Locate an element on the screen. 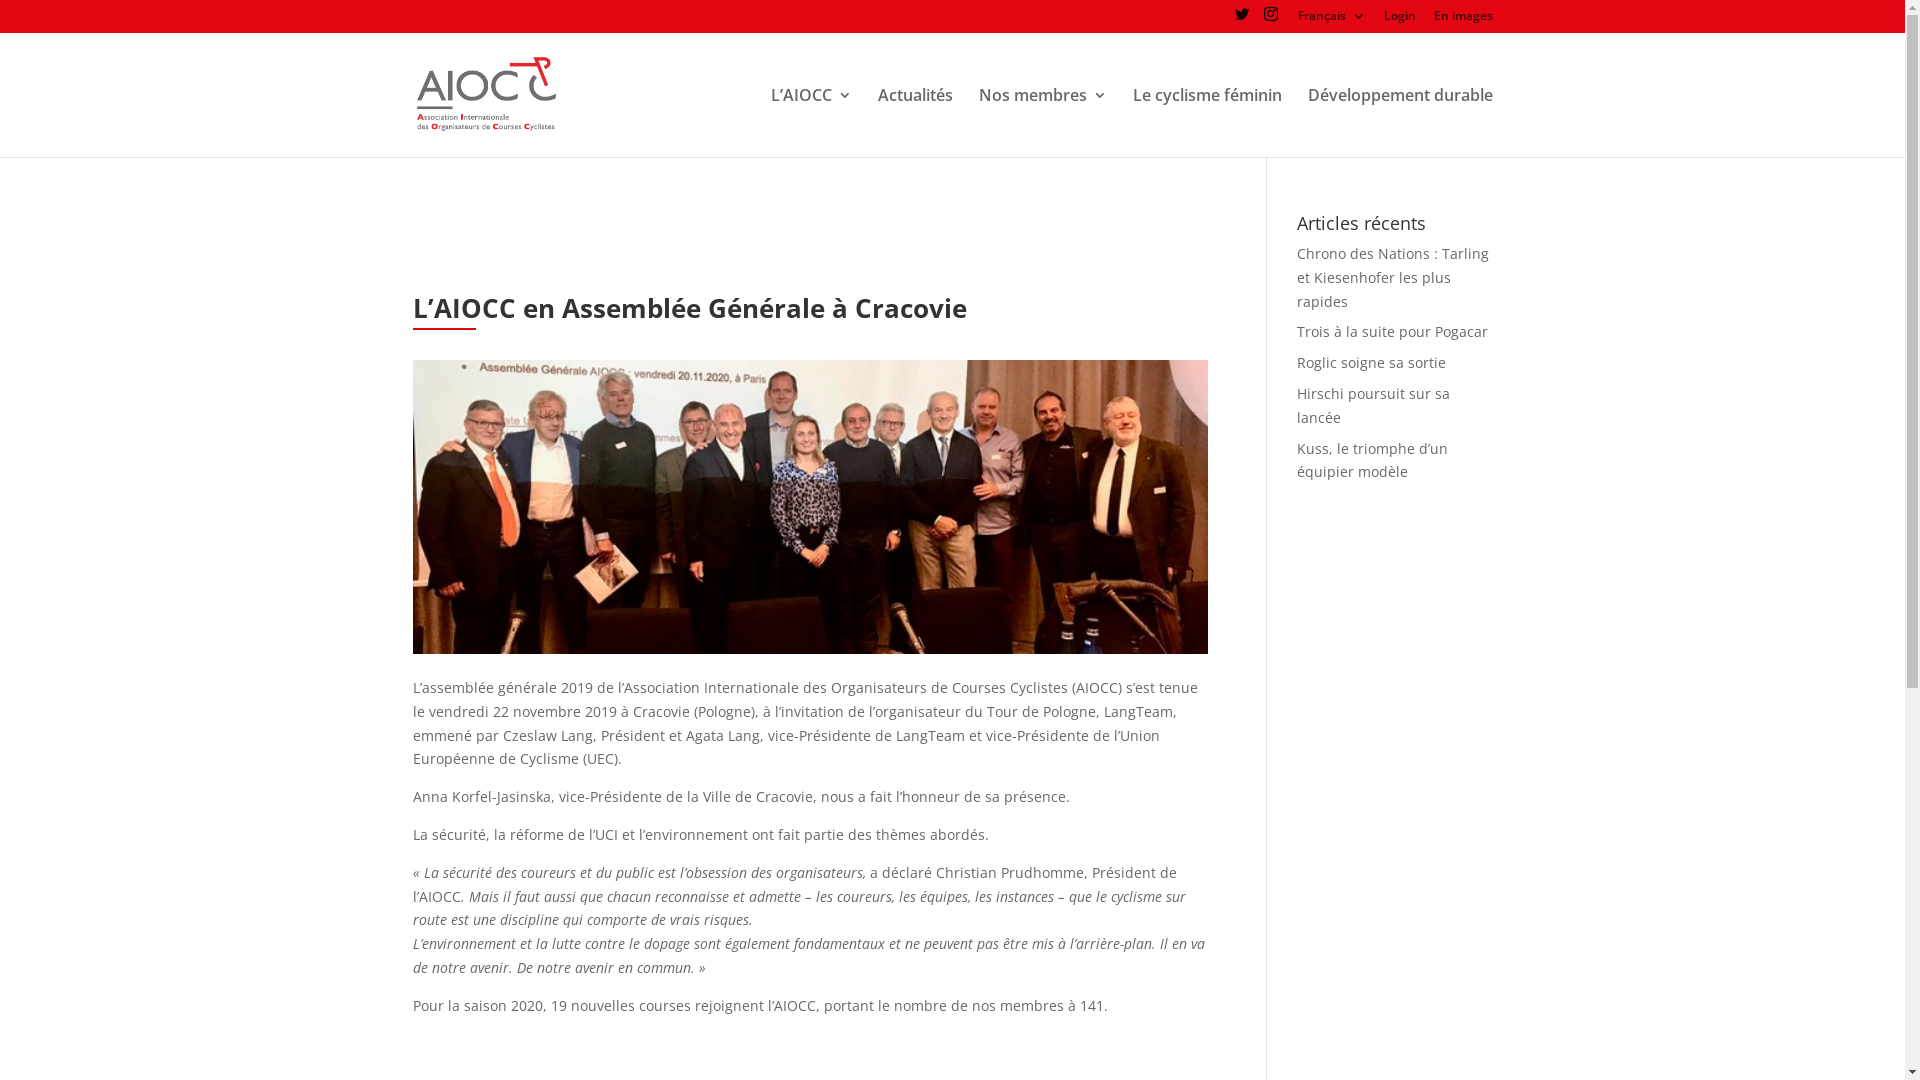  'Nos membres' is located at coordinates (1040, 122).